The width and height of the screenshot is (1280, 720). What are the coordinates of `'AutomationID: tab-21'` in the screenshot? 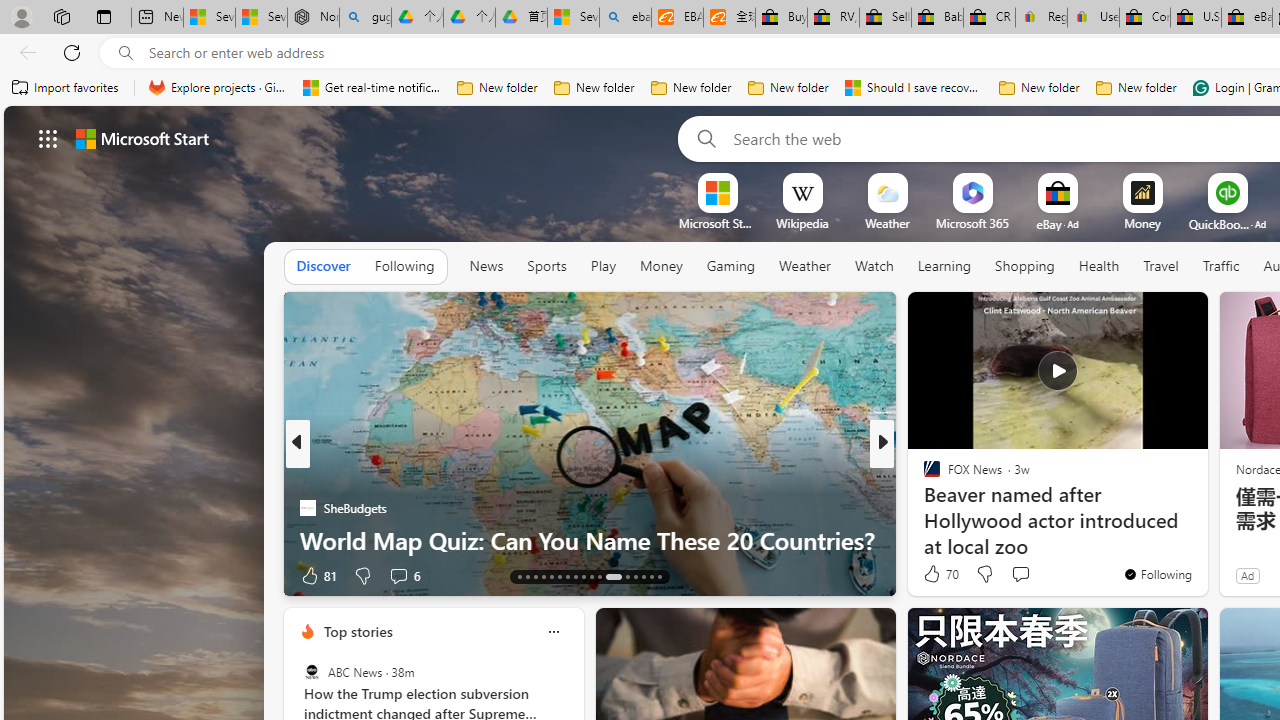 It's located at (582, 577).